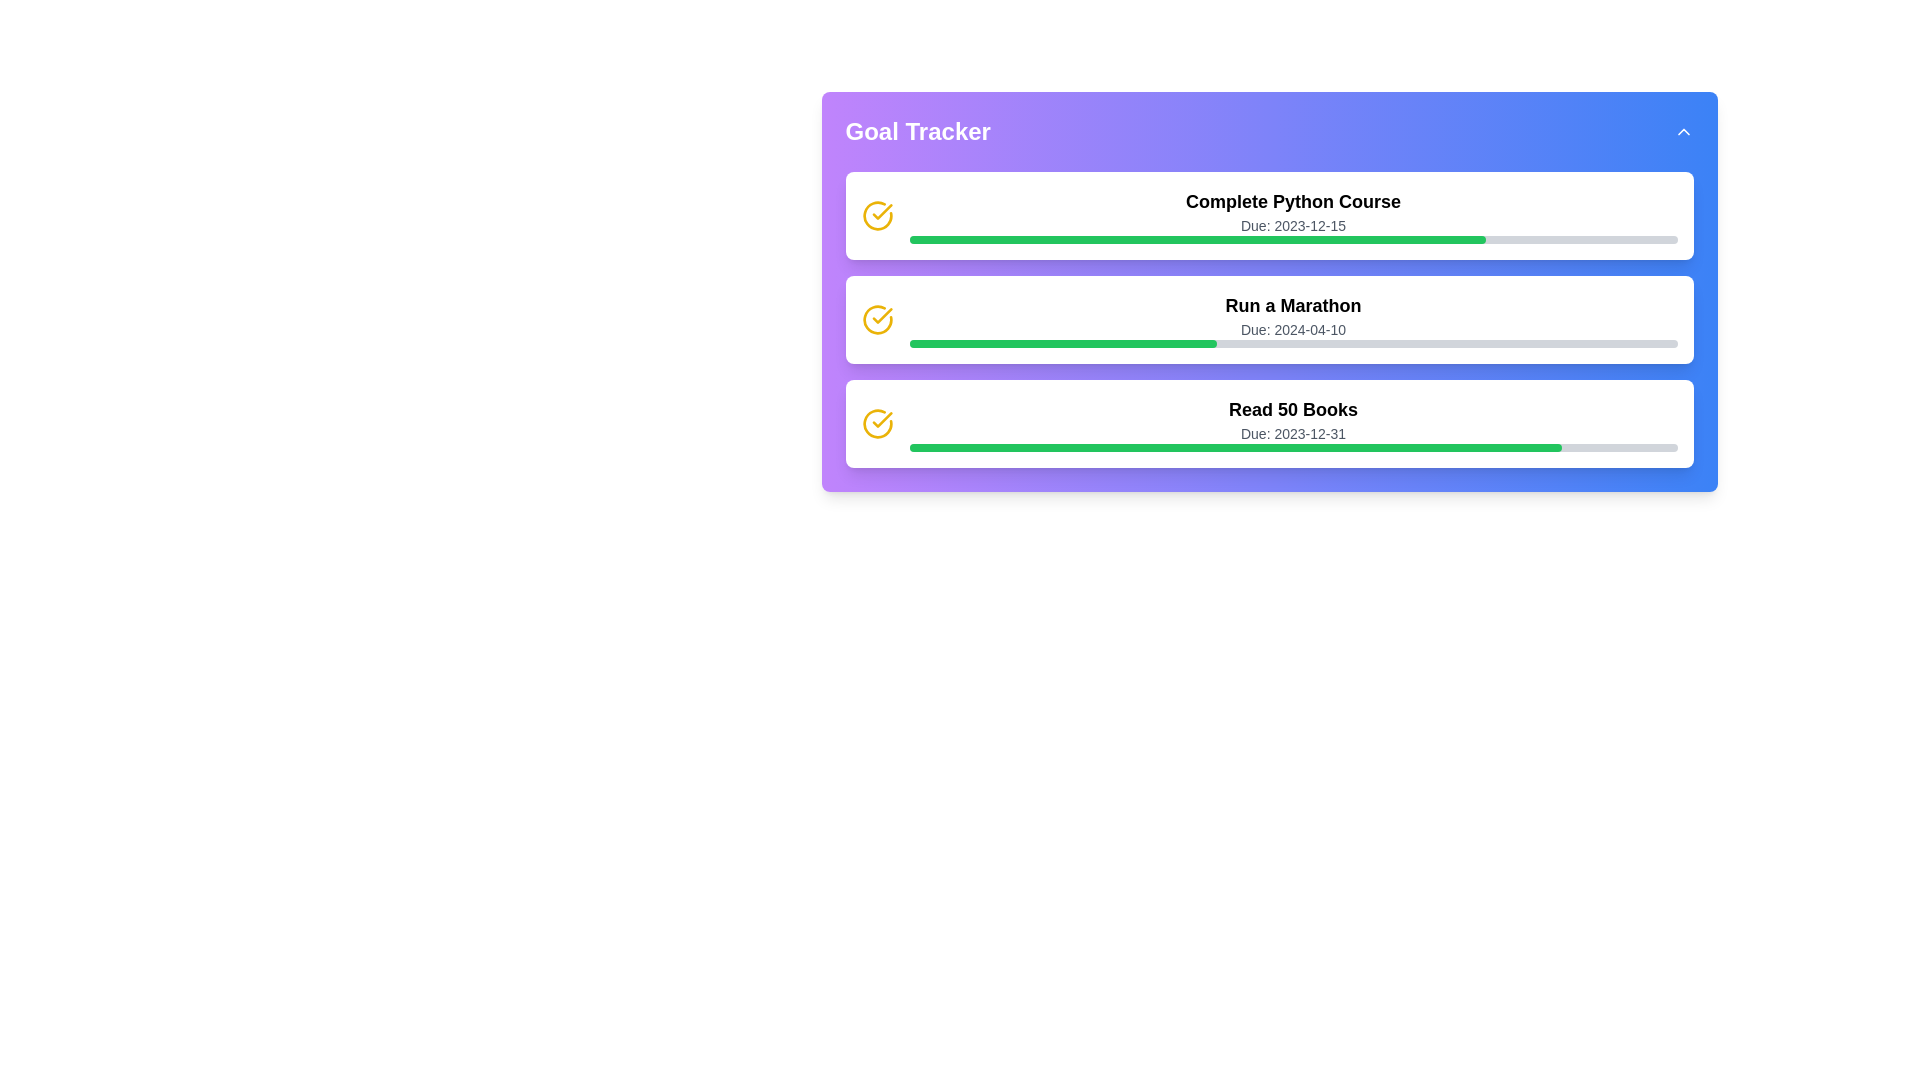 The width and height of the screenshot is (1920, 1080). I want to click on the 'Run a Marathon' text label in the second card of the 'Goal Tracker' interface, which displays the phrase in a bold, large font, so click(1293, 305).